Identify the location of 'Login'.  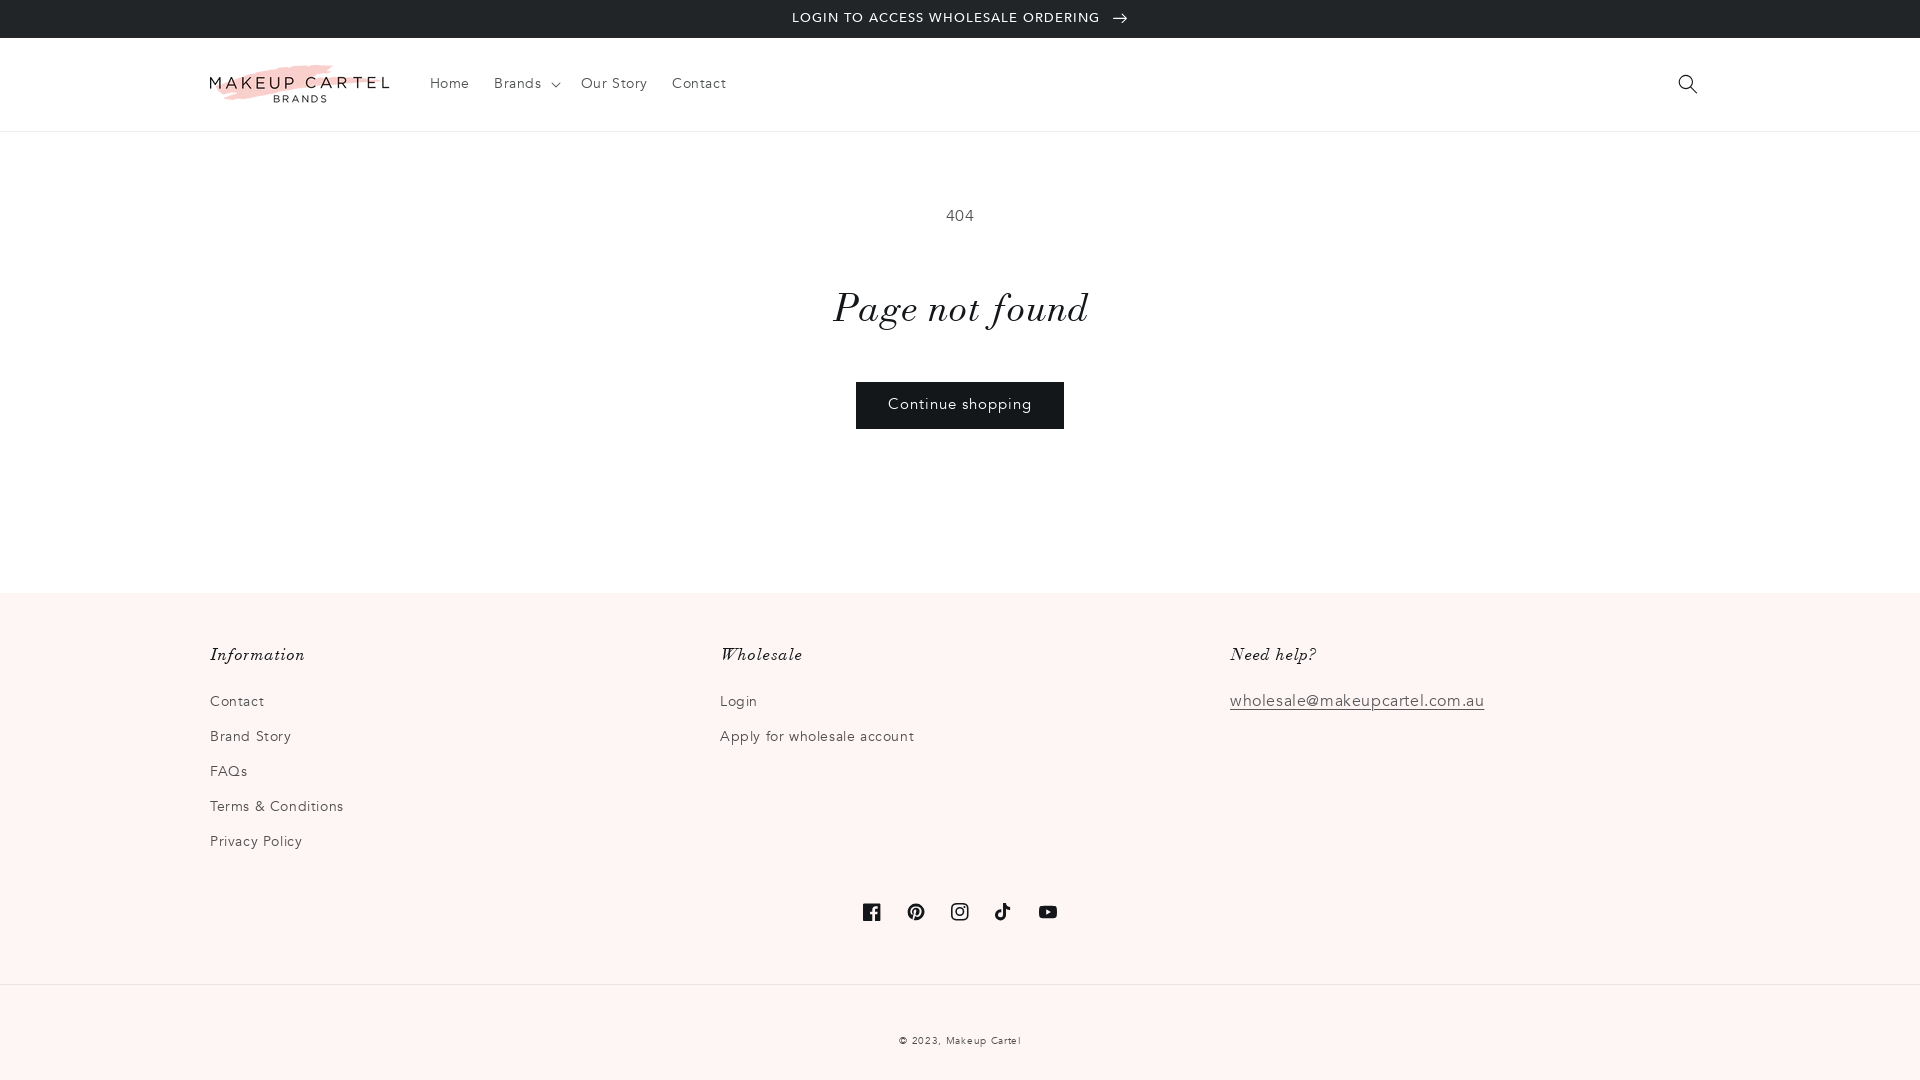
(738, 703).